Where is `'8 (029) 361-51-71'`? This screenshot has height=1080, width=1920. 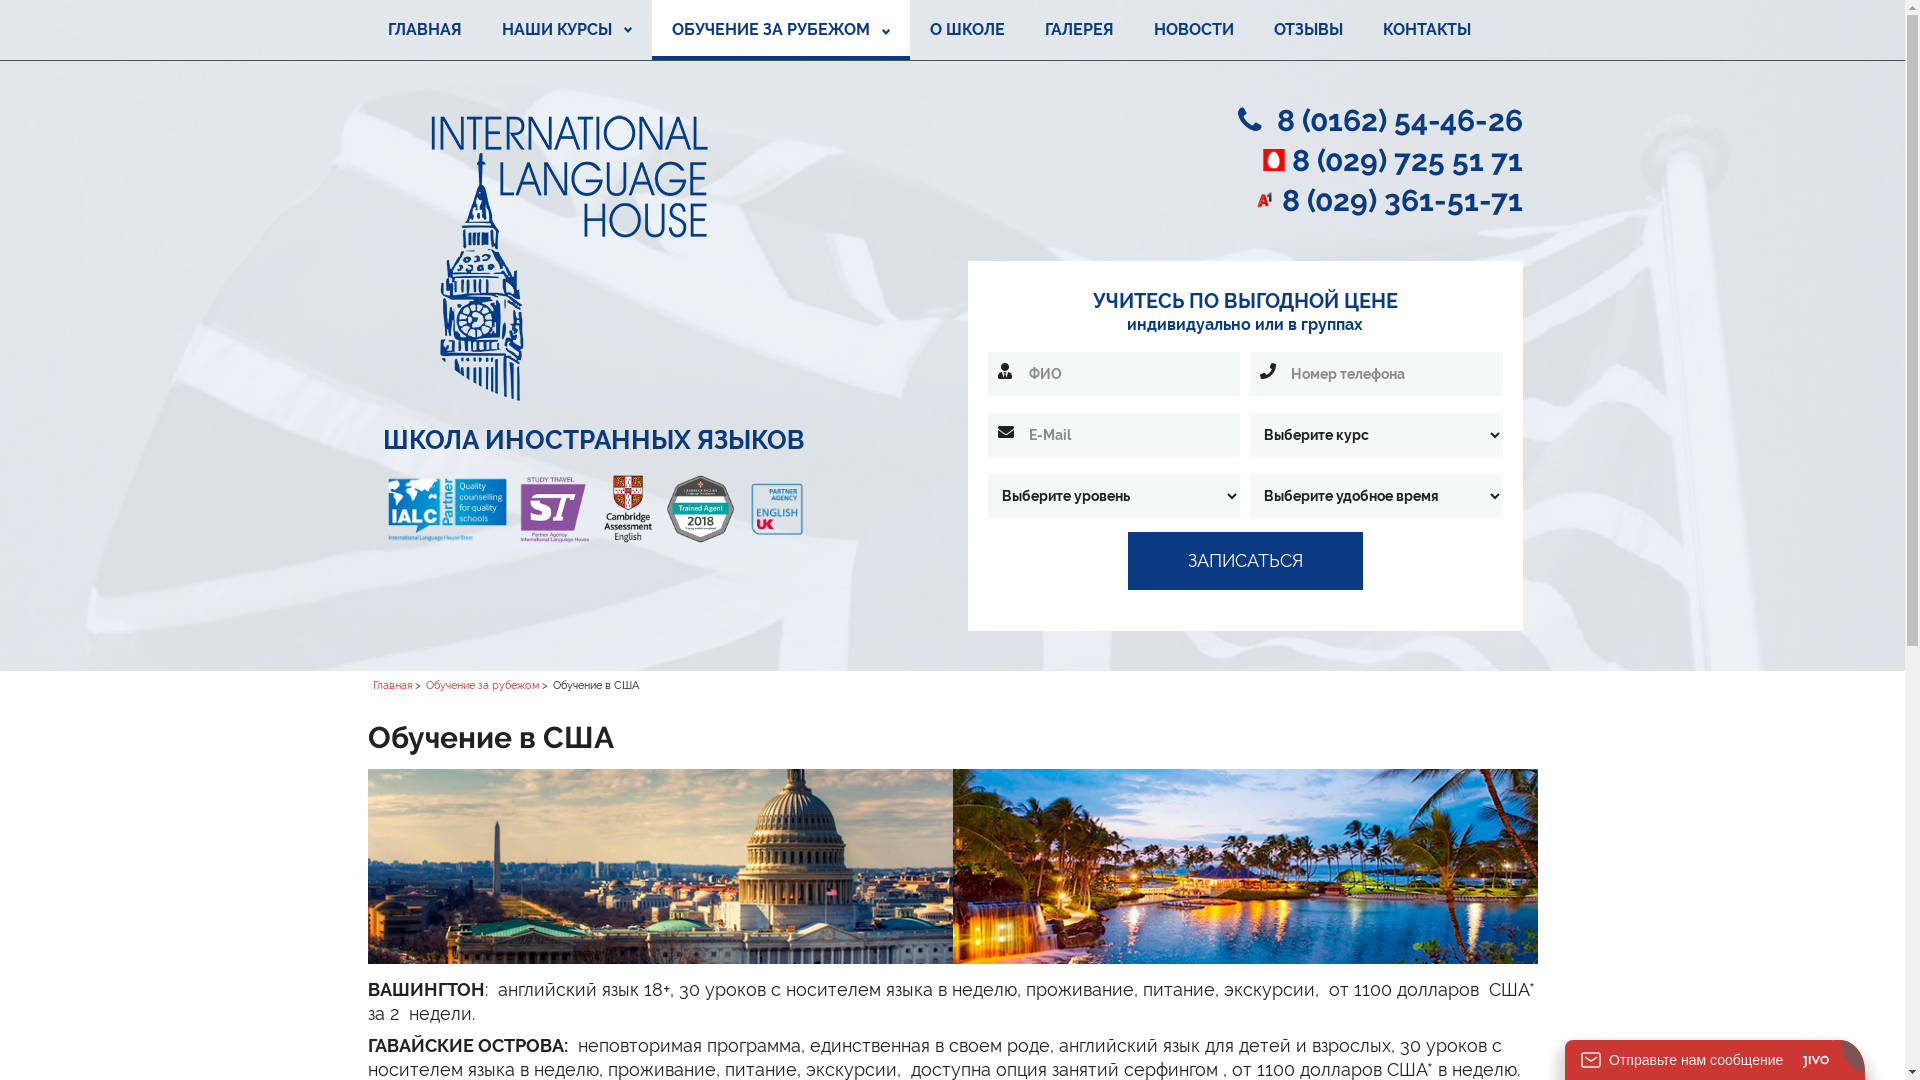 '8 (029) 361-51-71' is located at coordinates (1401, 200).